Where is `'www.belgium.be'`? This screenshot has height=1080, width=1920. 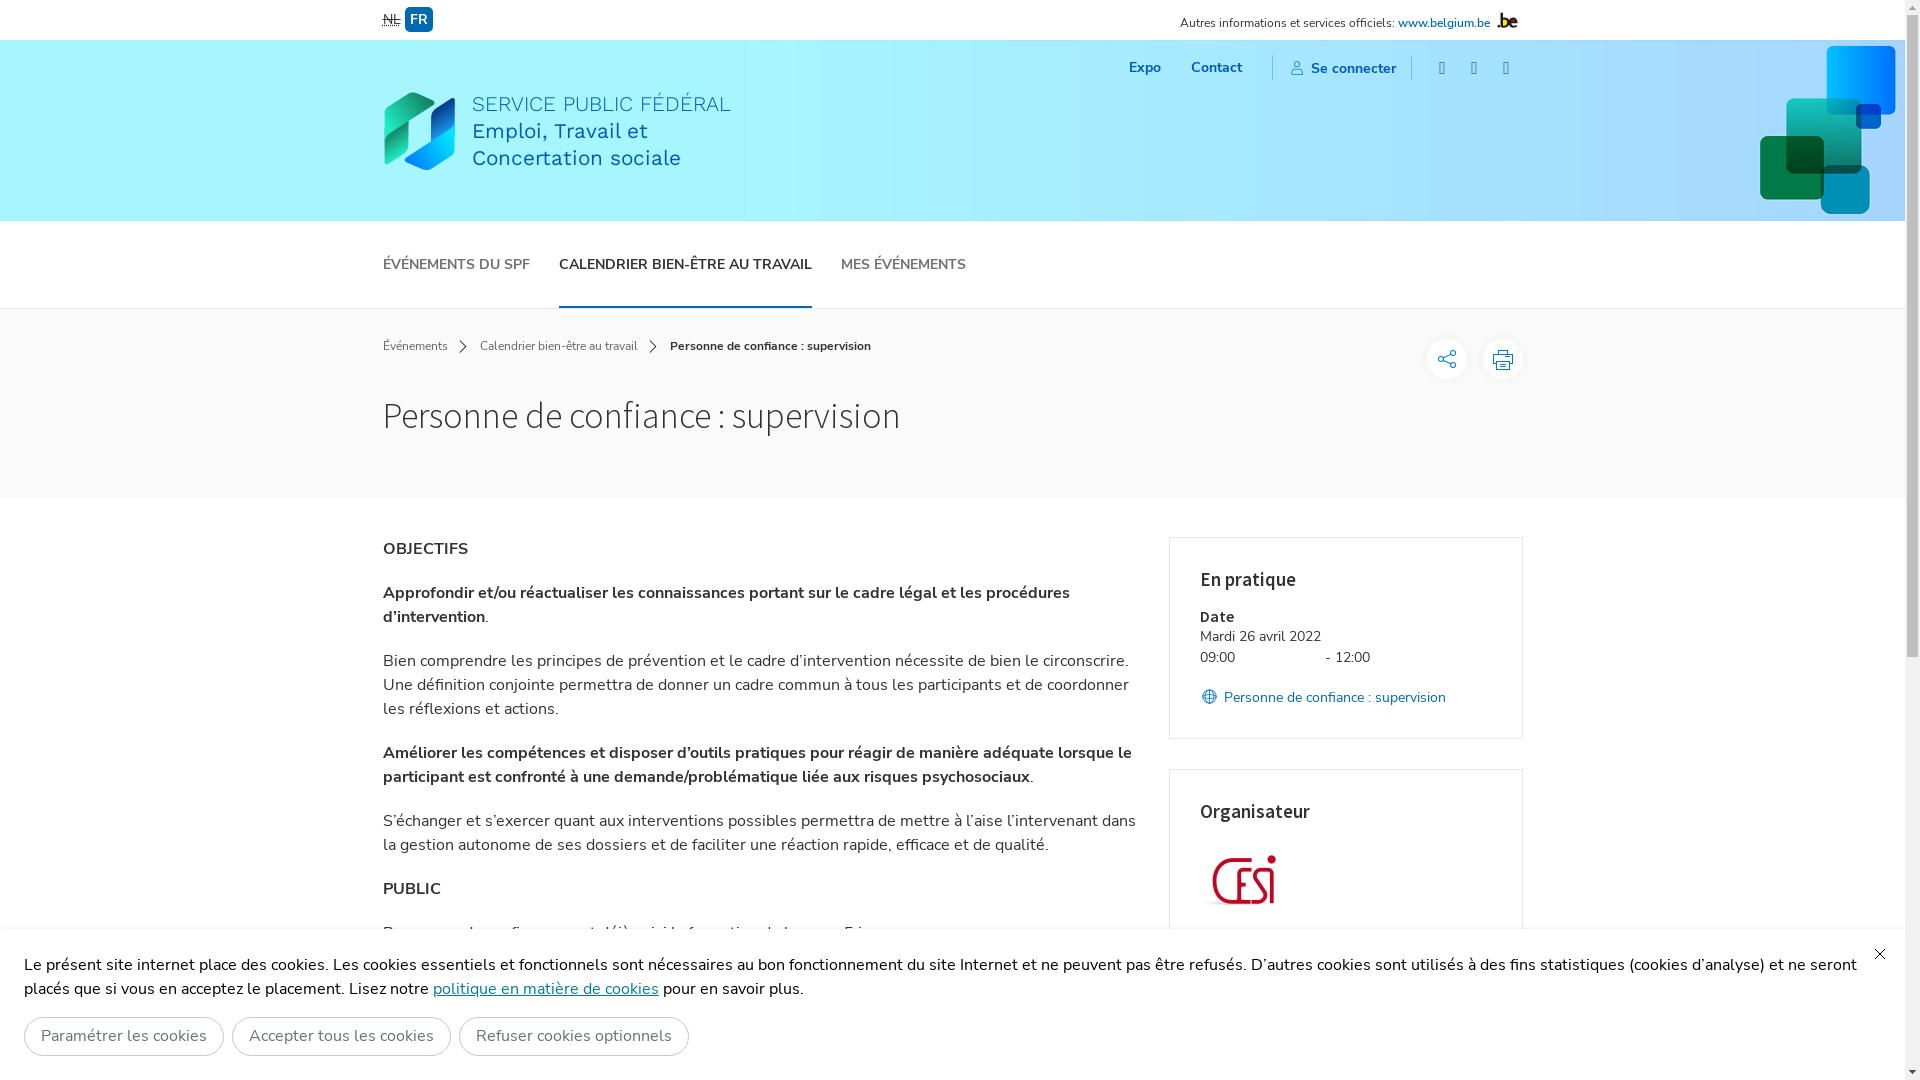
'www.belgium.be' is located at coordinates (1444, 23).